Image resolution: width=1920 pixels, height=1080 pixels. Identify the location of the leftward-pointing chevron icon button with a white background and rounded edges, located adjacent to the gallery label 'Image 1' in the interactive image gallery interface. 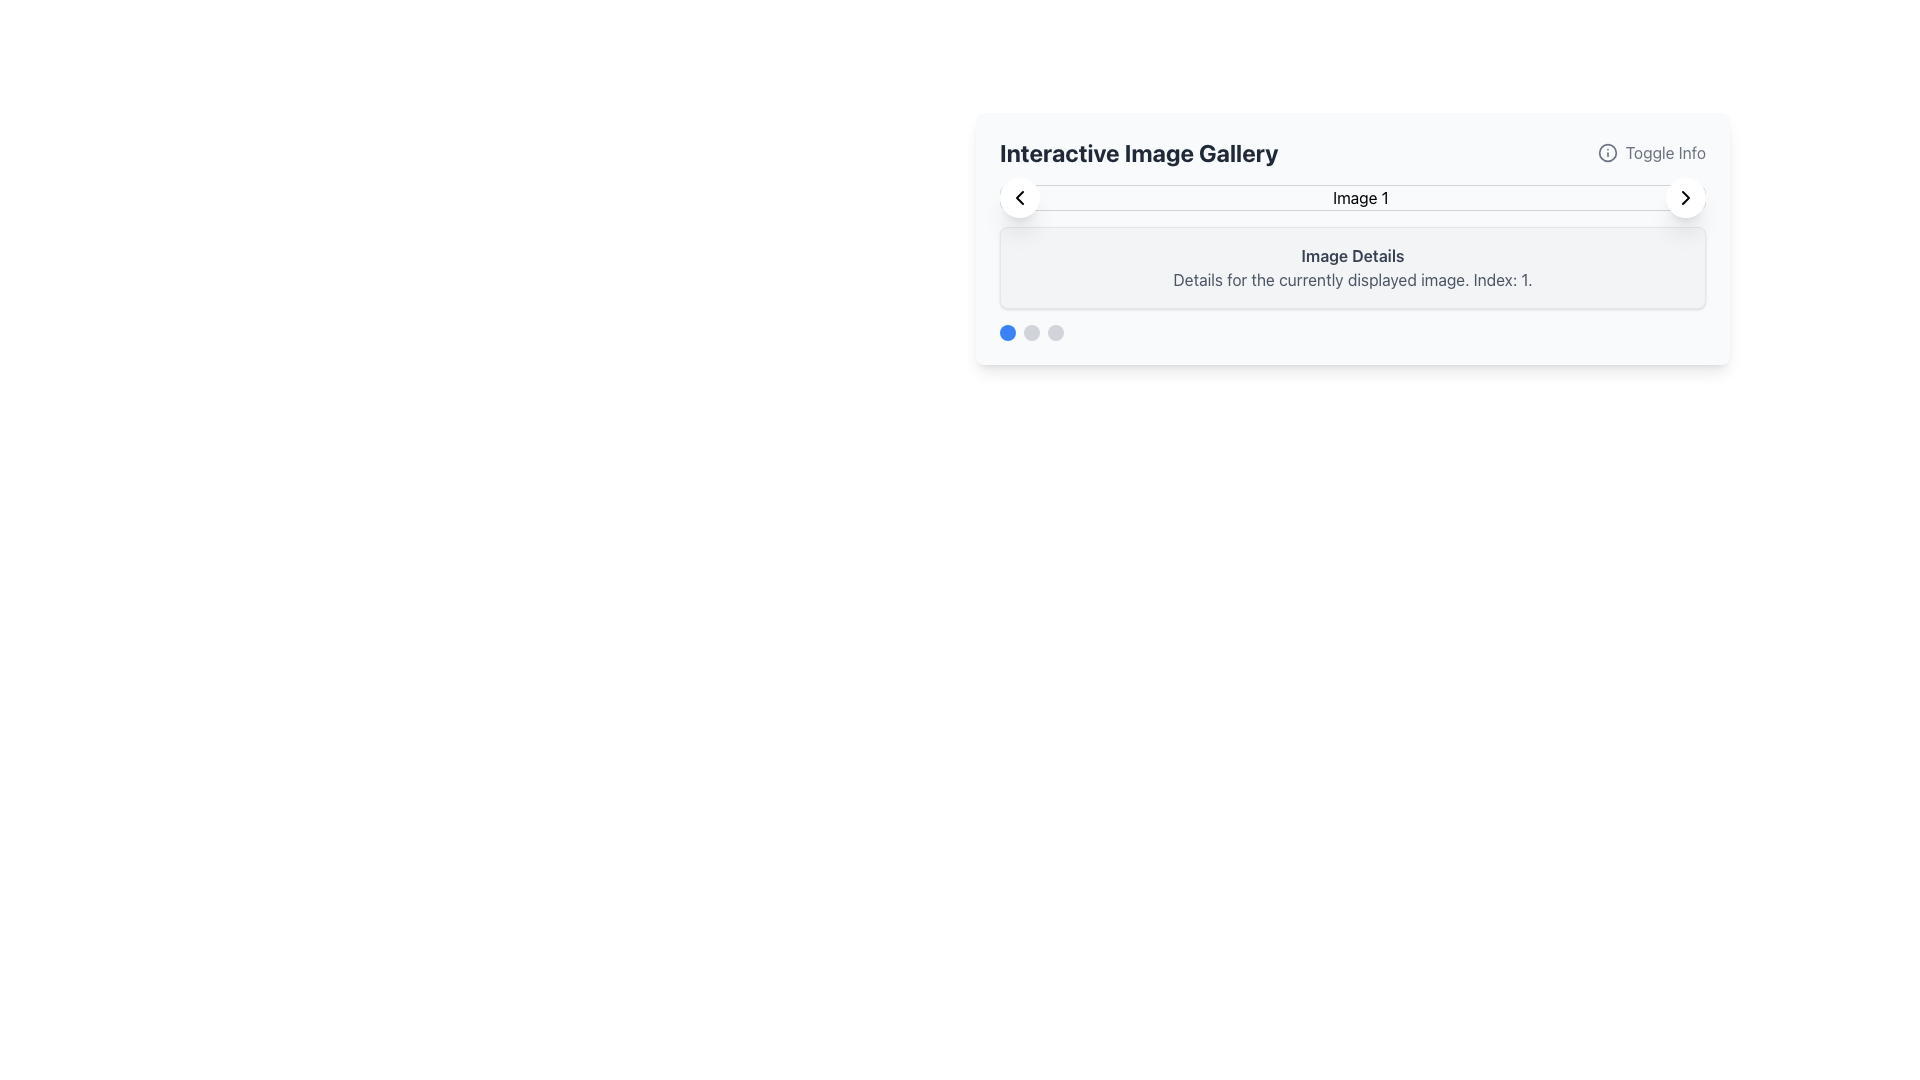
(1019, 197).